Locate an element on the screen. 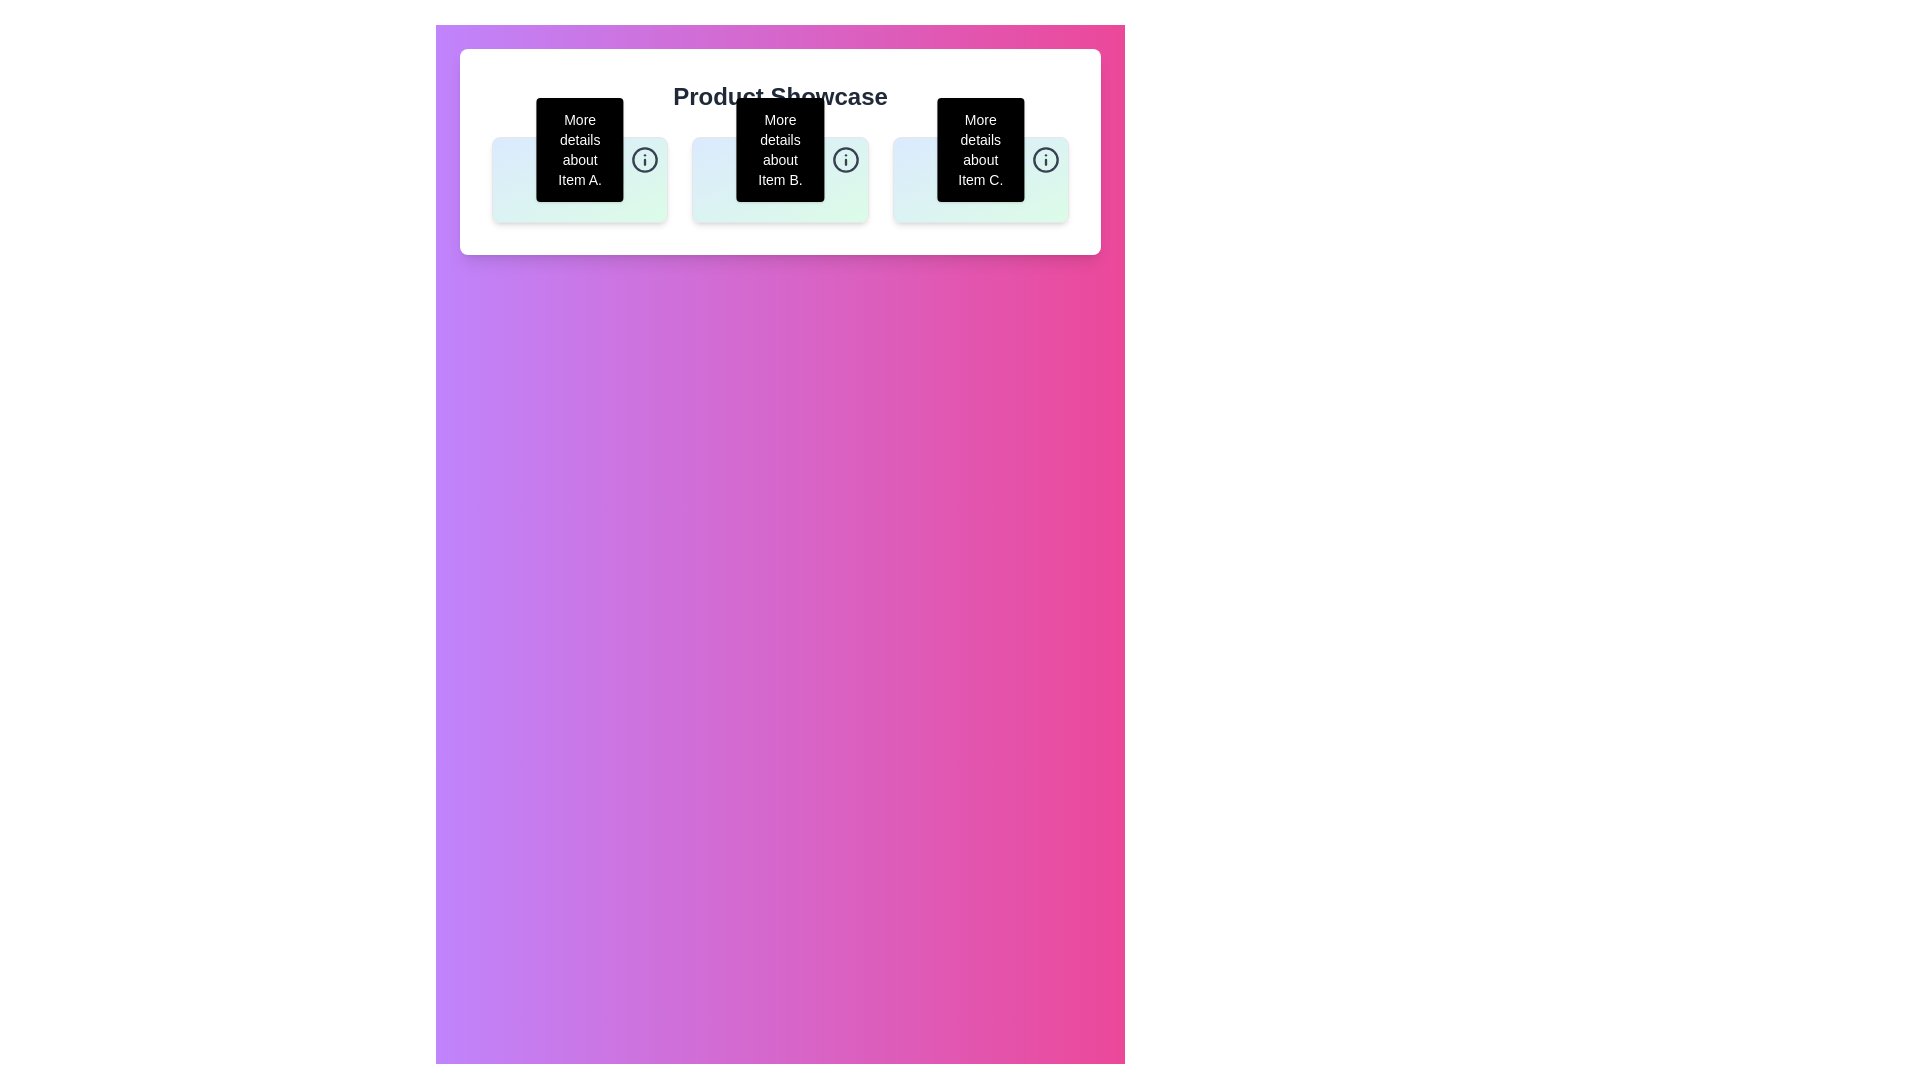 The image size is (1920, 1080). the tooltip displaying 'More details about Item B', which has a black background and white text, positioned above the item labeled 'Item B' is located at coordinates (779, 149).